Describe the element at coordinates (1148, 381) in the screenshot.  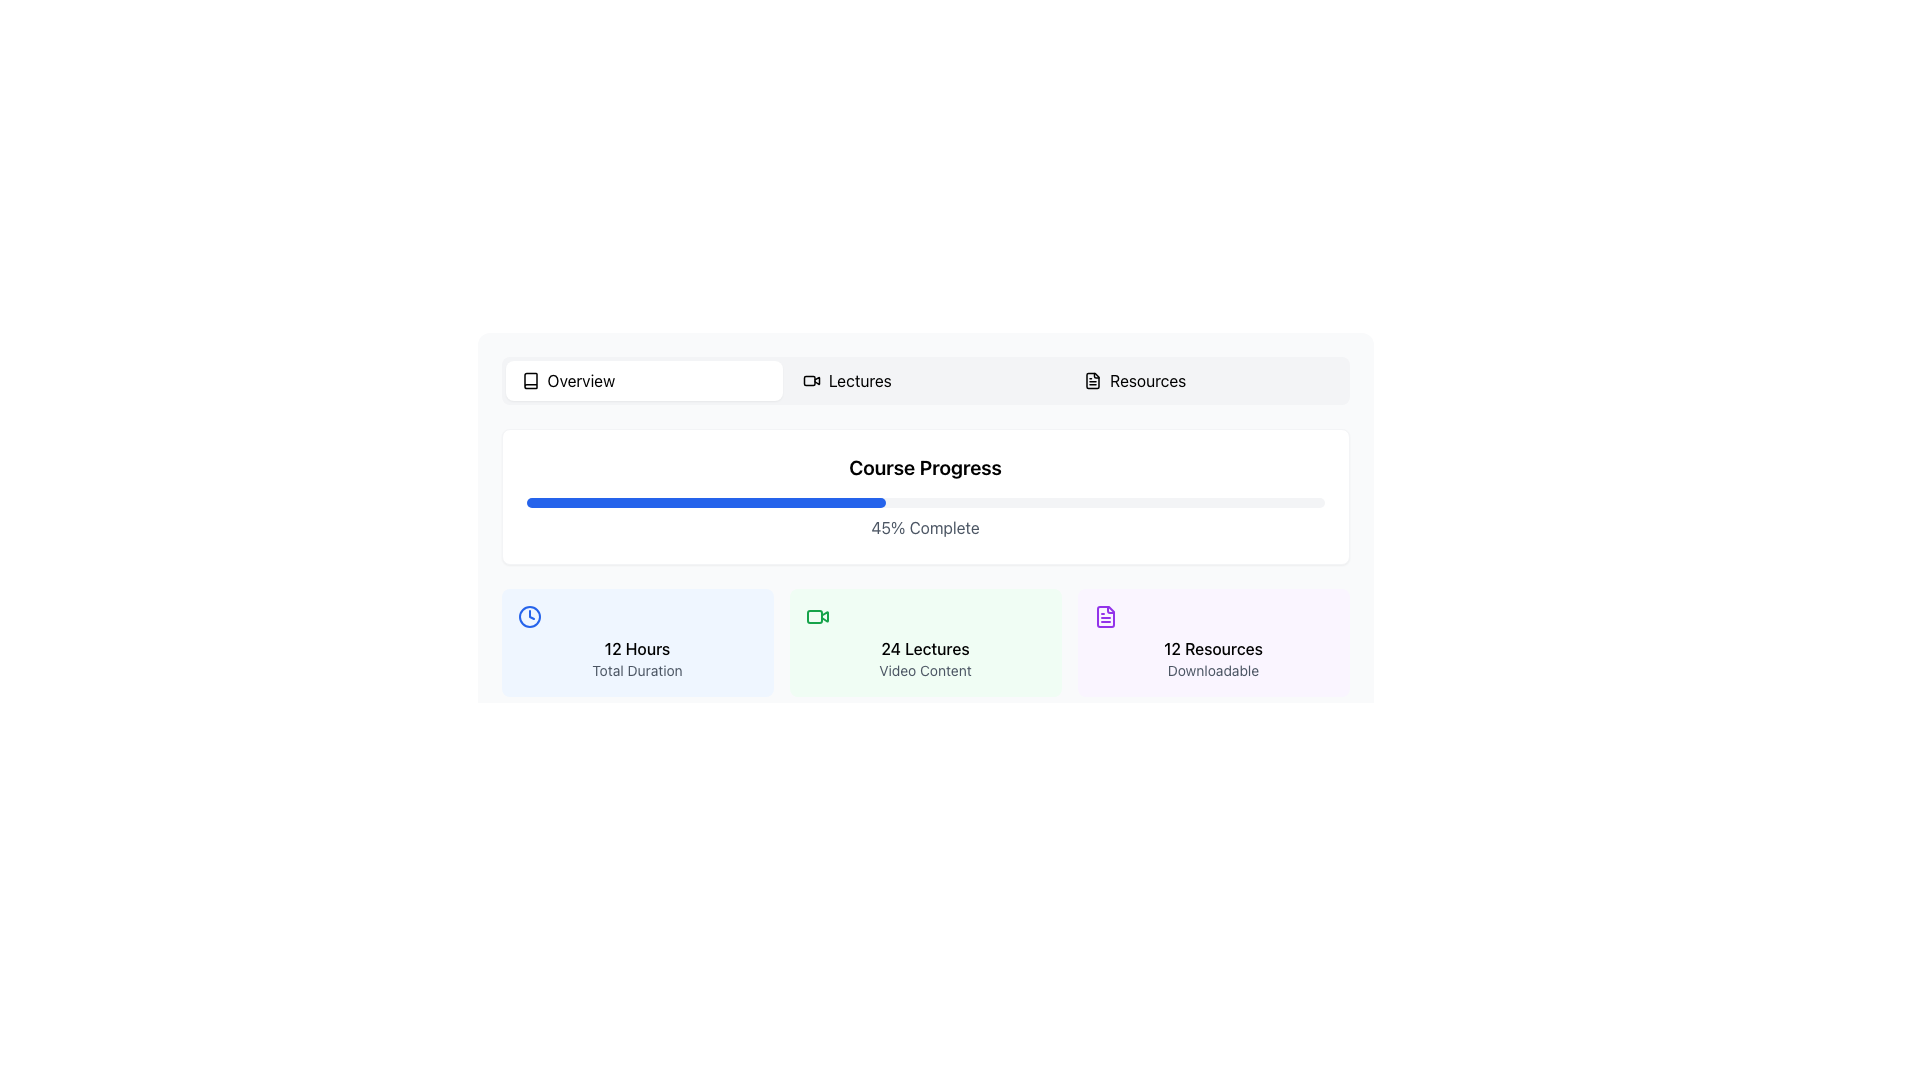
I see `the 'Resources' text label in the navigation menu` at that location.